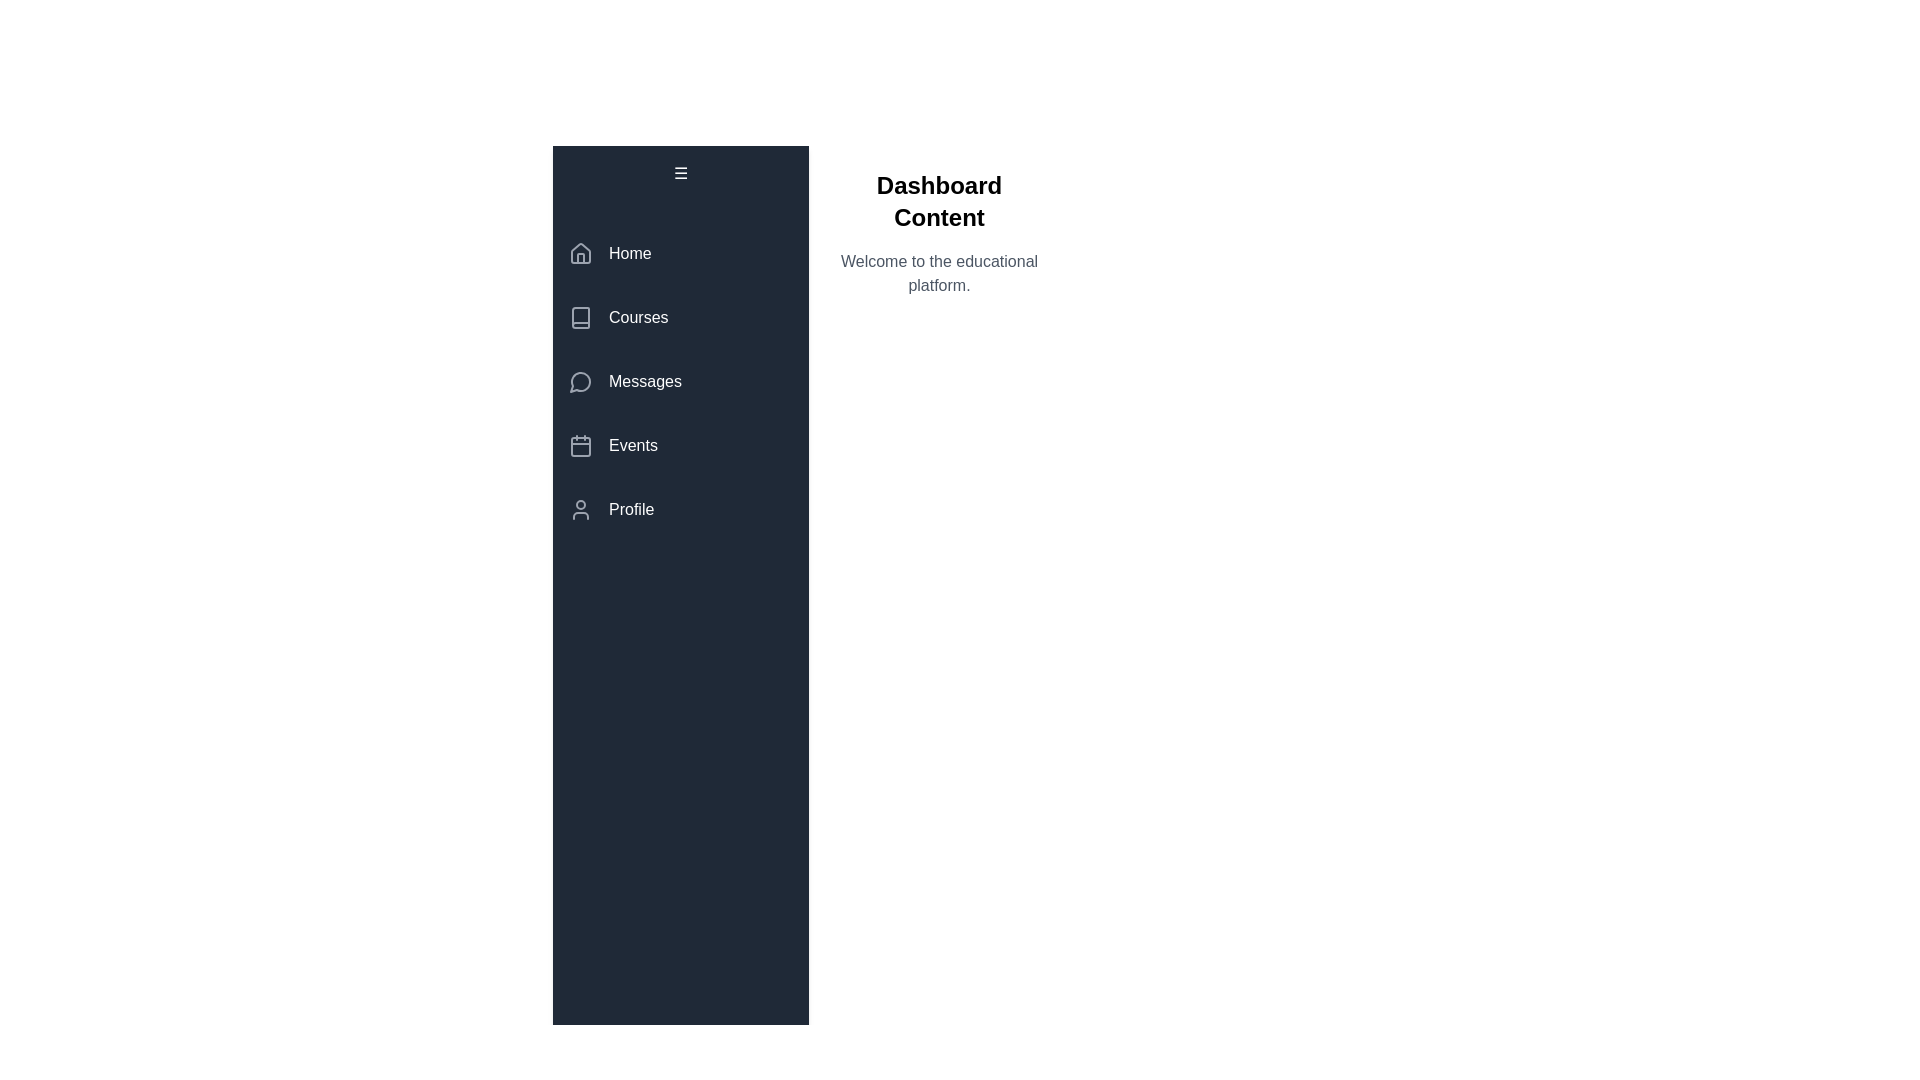 This screenshot has height=1080, width=1920. What do you see at coordinates (681, 445) in the screenshot?
I see `the menu item labeled Events by clicking on it` at bounding box center [681, 445].